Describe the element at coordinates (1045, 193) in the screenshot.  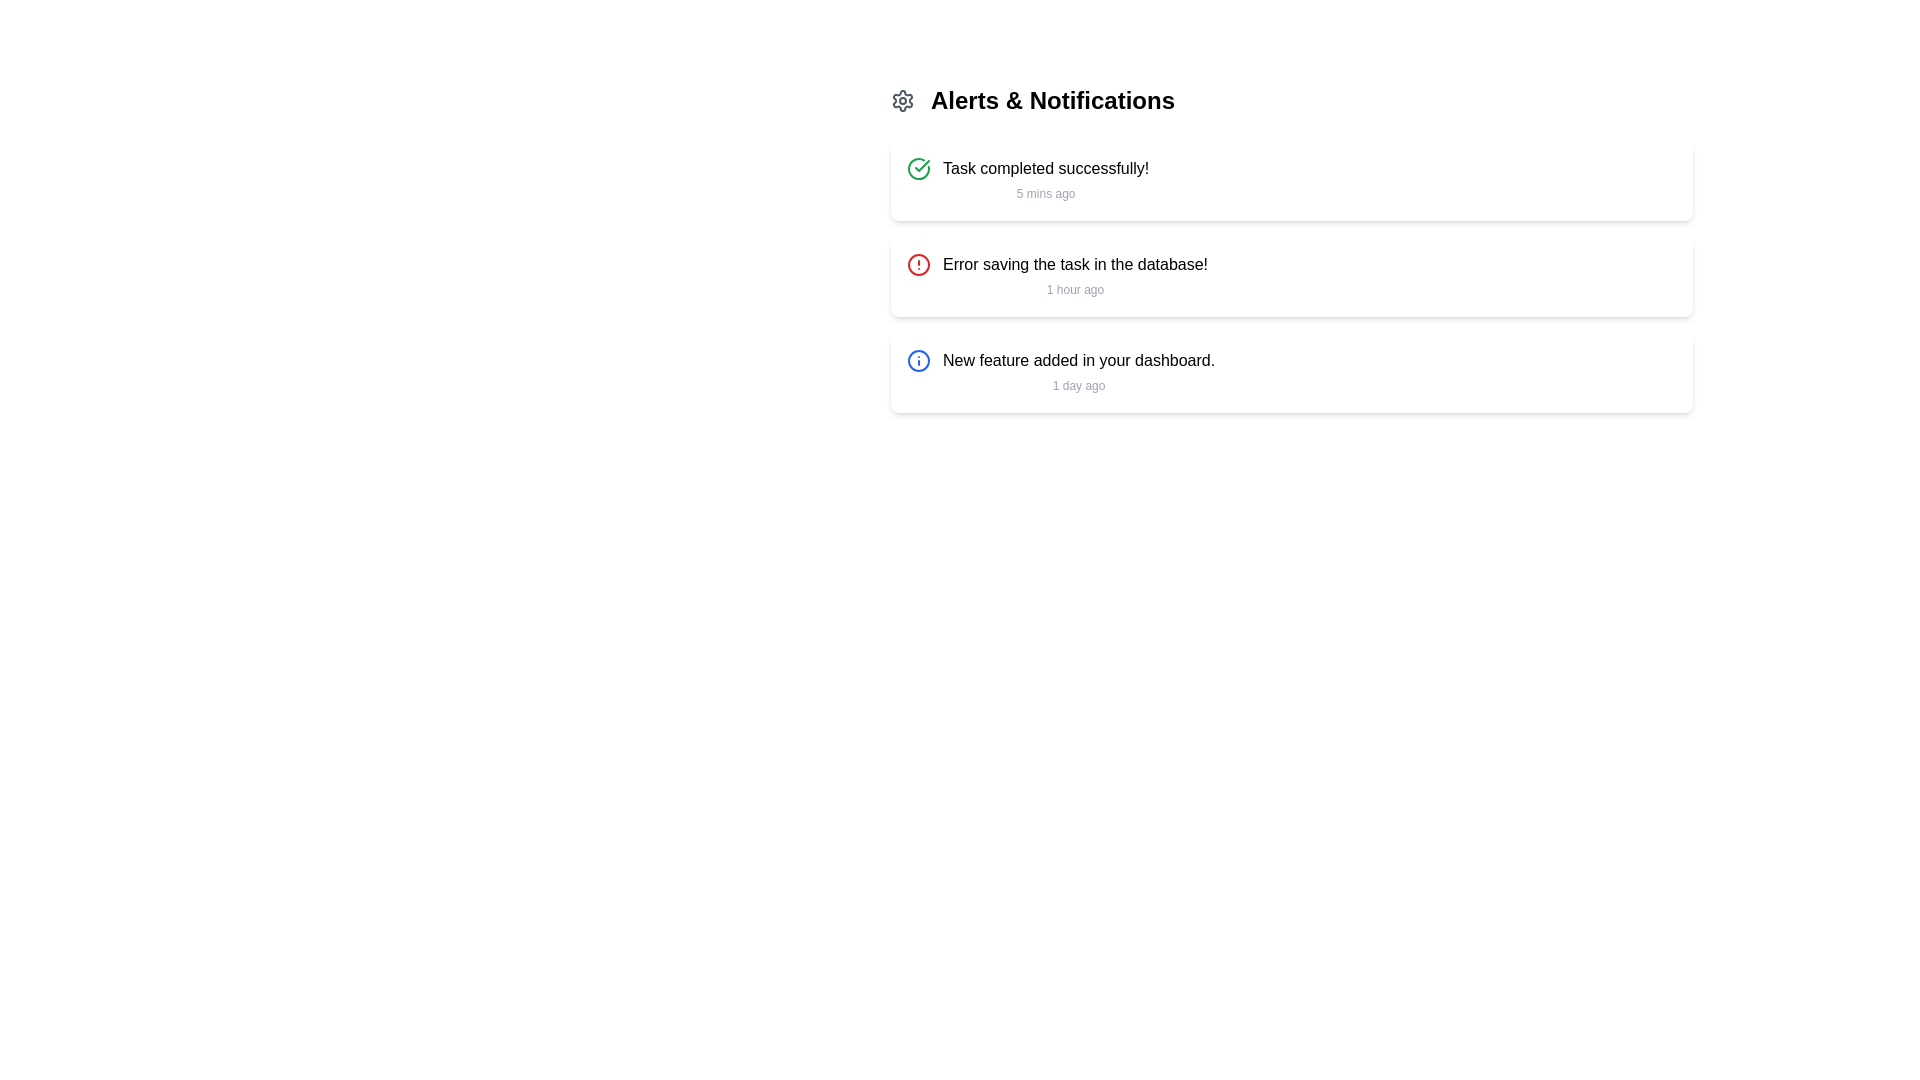
I see `timestamp text label located beneath the 'Task completed successfully!' message within the 'Alerts & Notifications' section` at that location.